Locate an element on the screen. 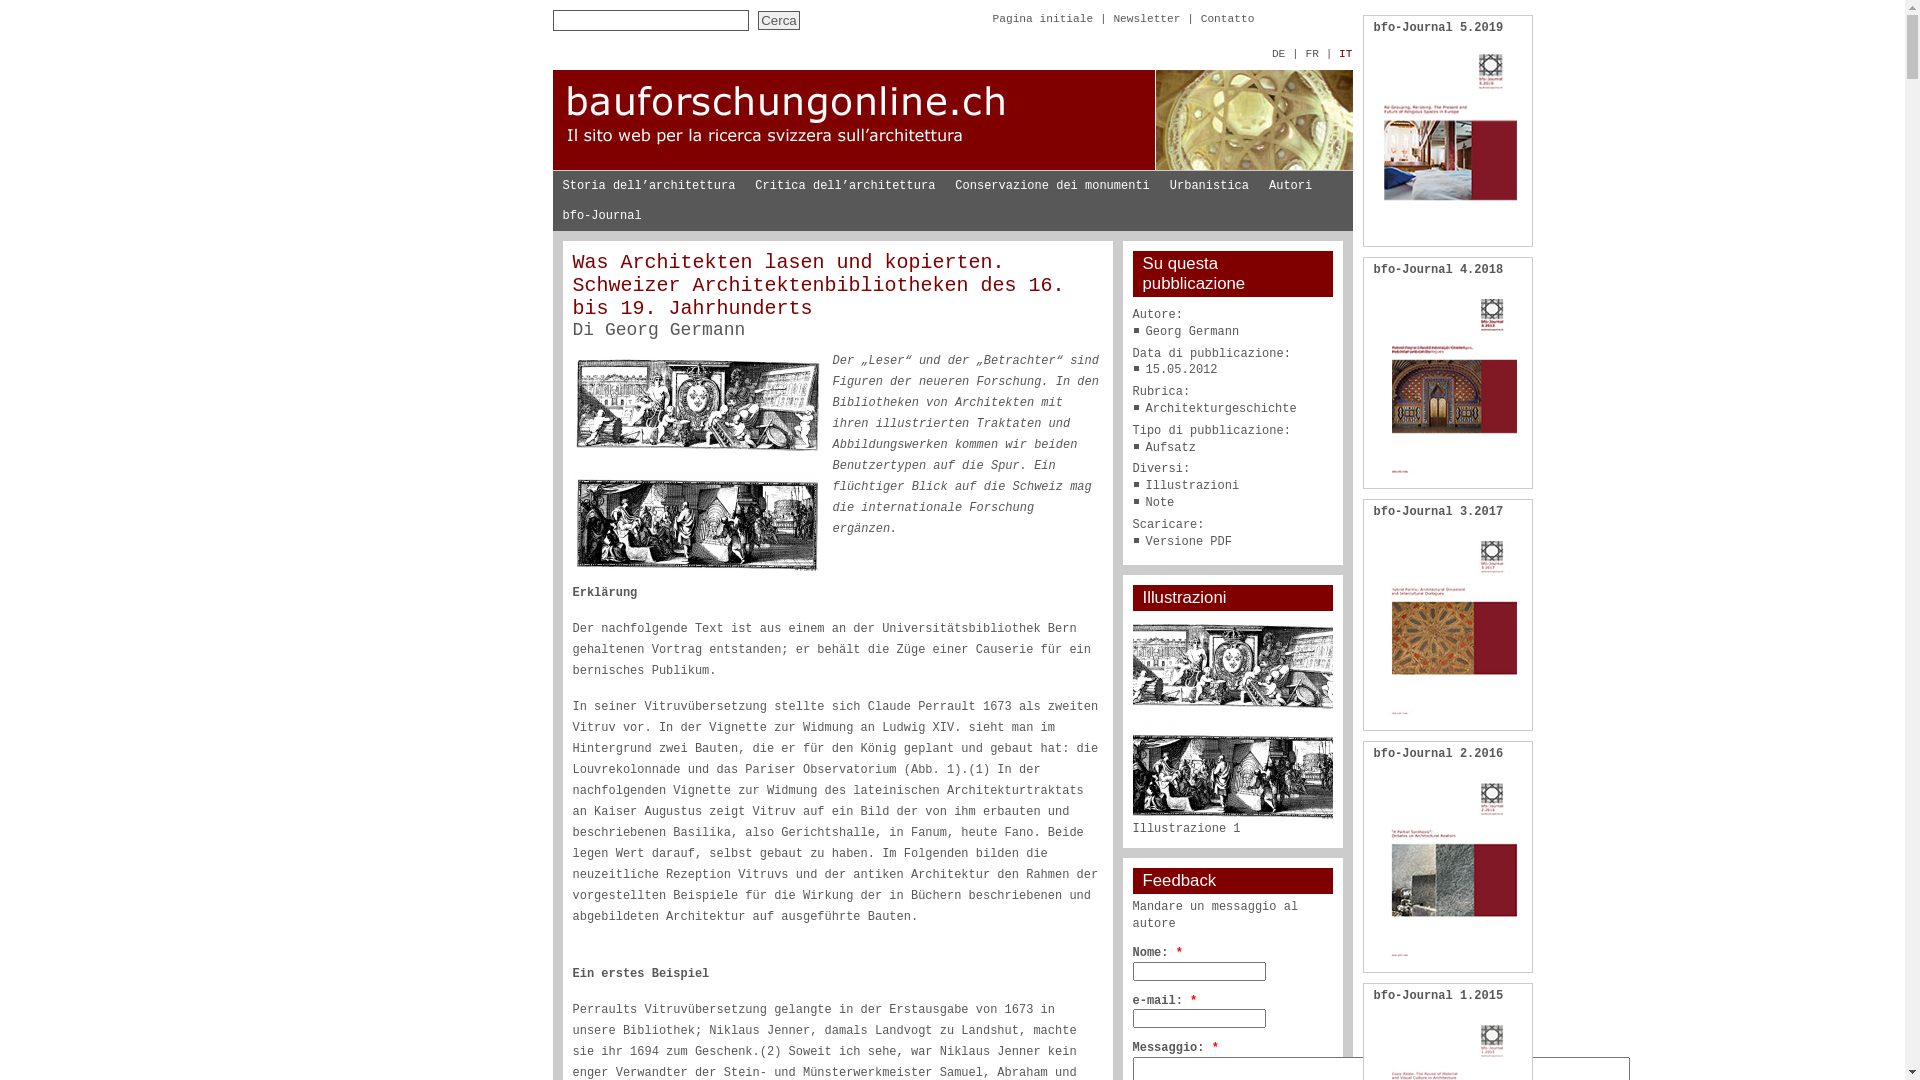 This screenshot has height=1080, width=1920. 'Autori' is located at coordinates (1290, 185).